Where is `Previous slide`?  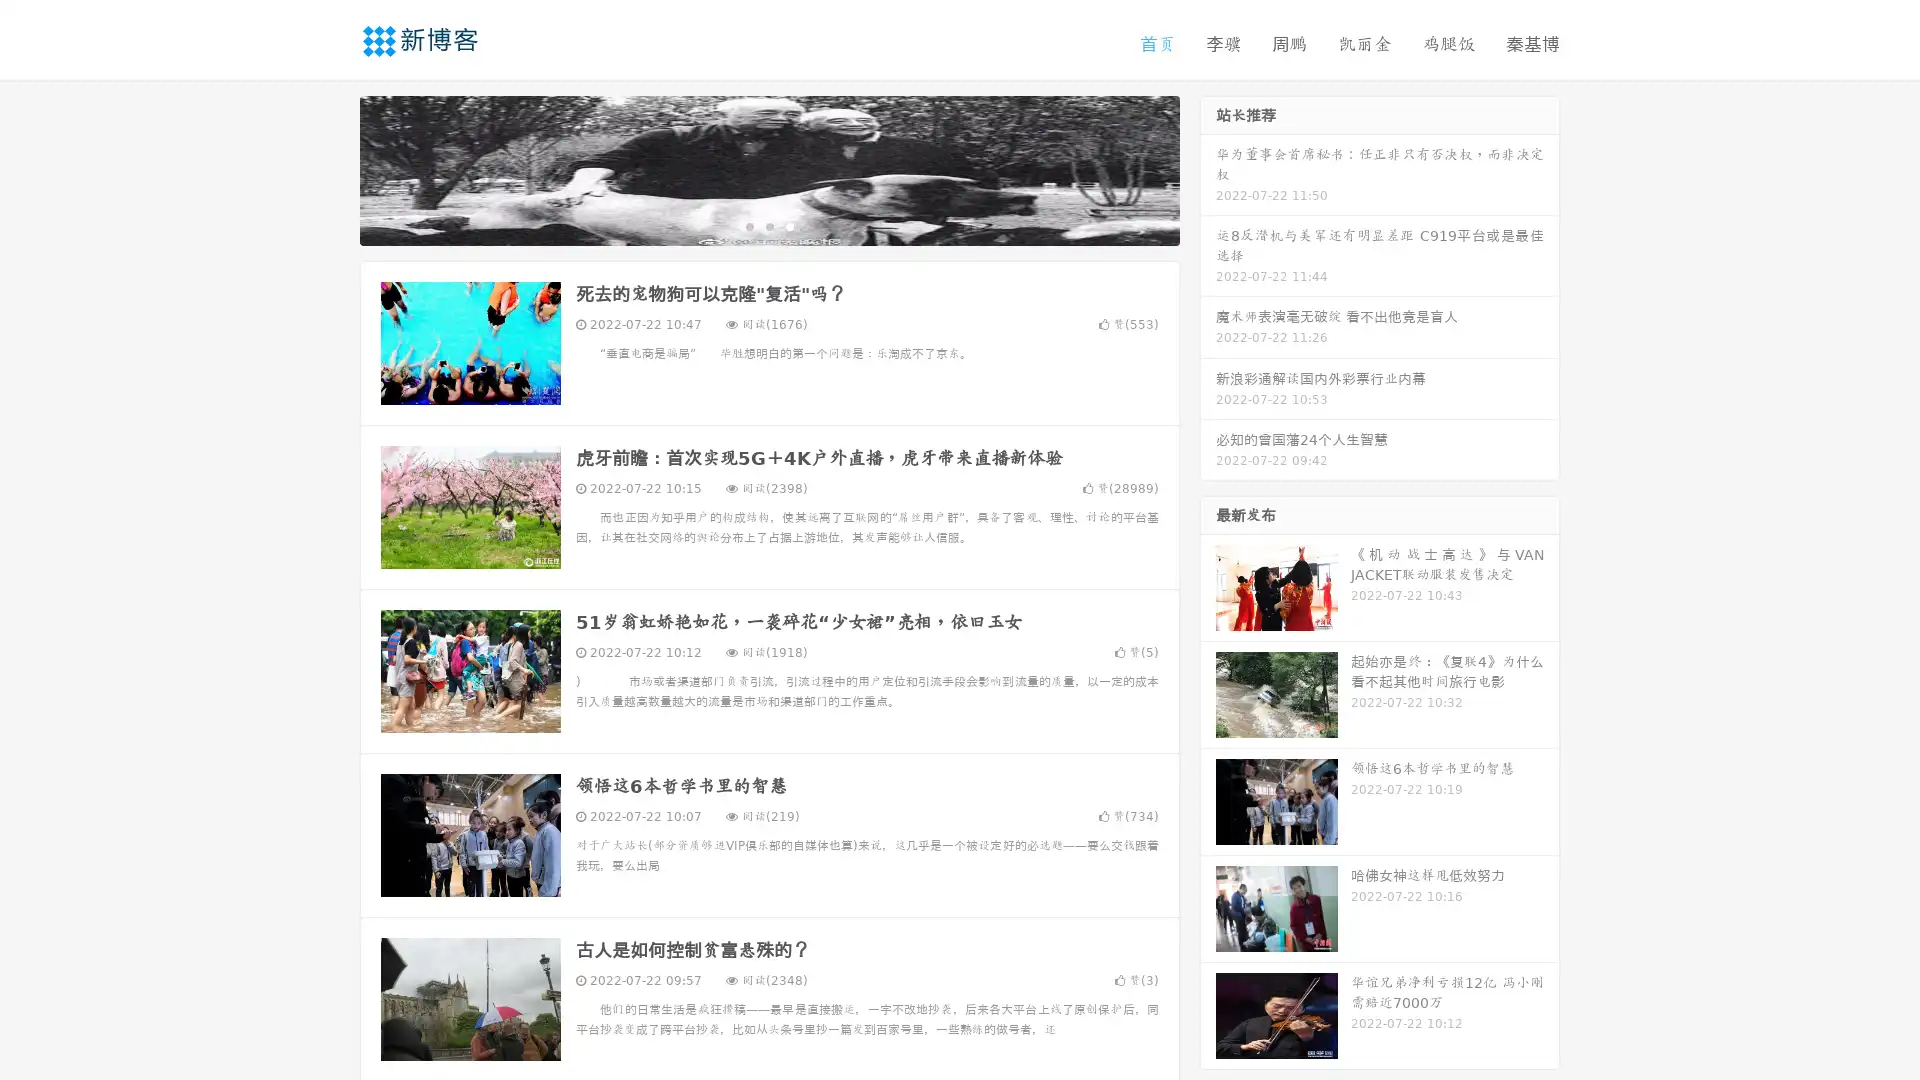
Previous slide is located at coordinates (330, 168).